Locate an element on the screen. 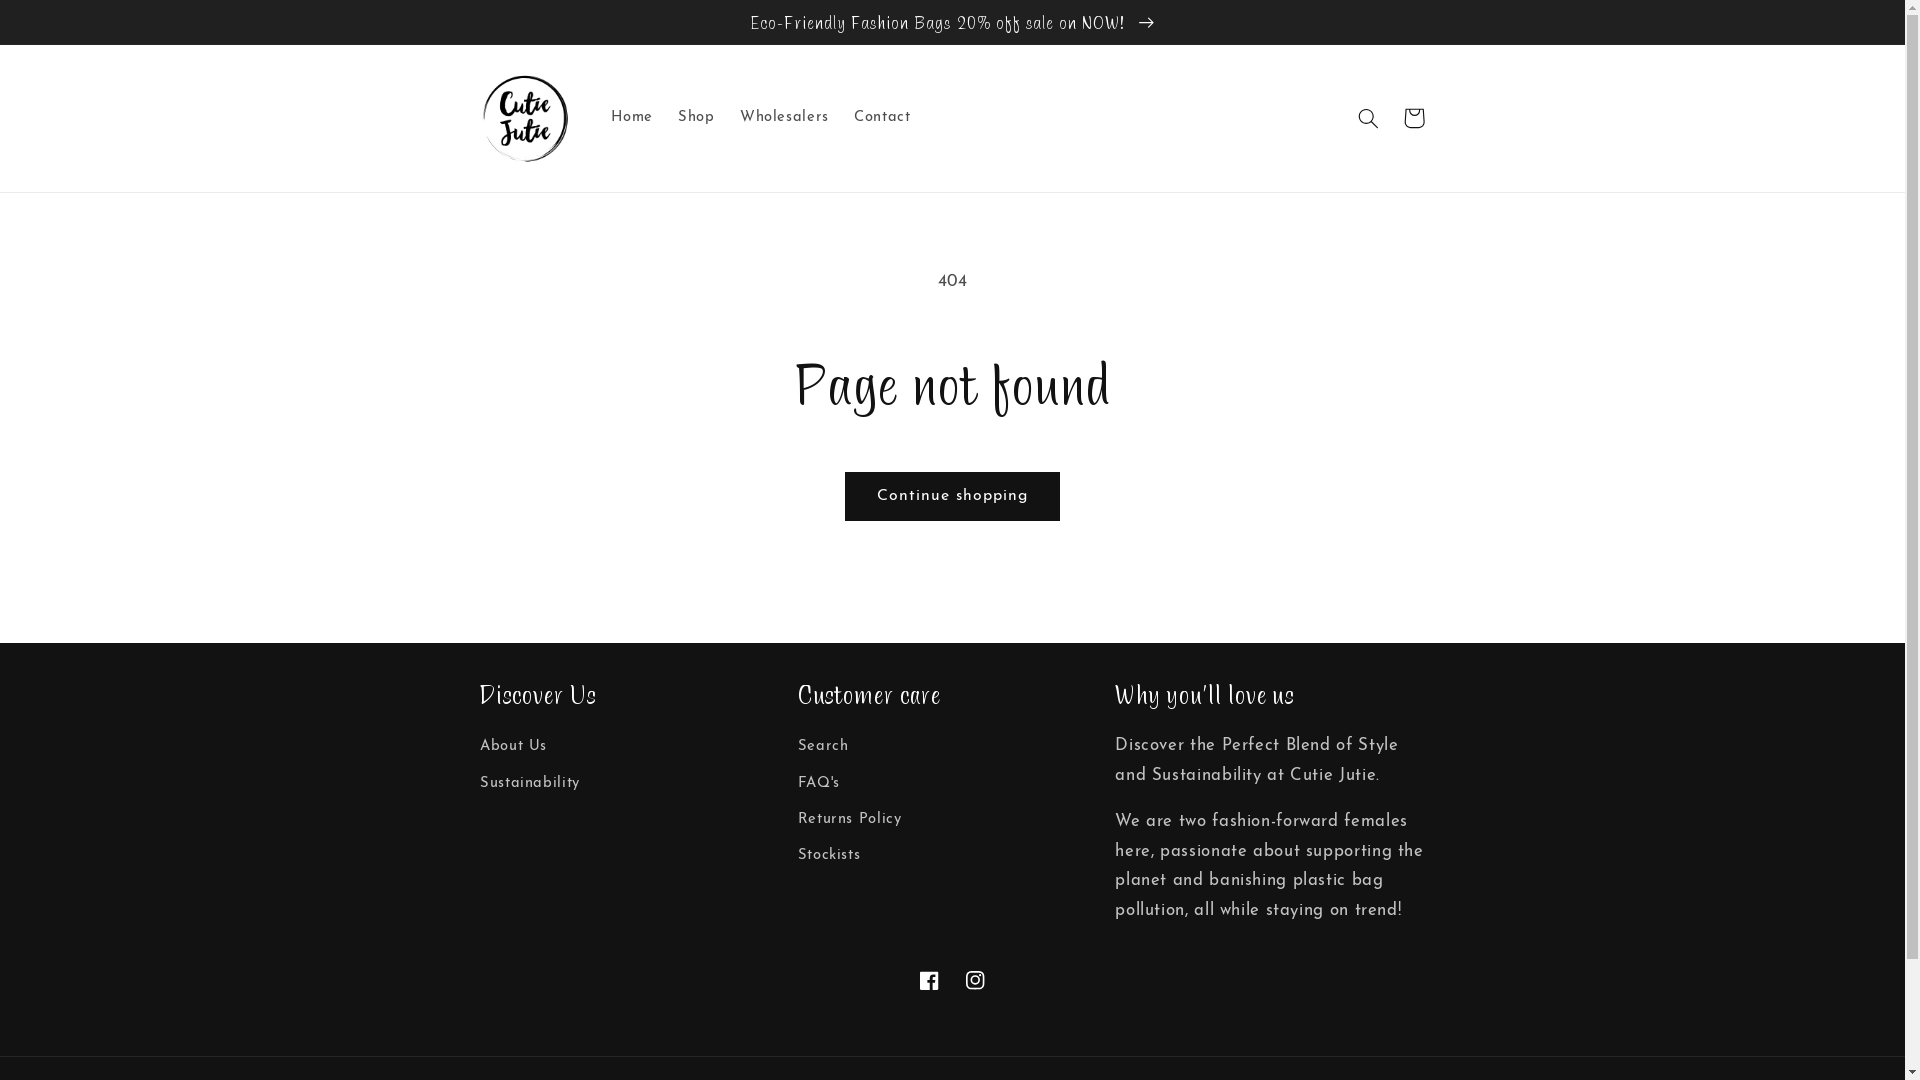  'Contact' is located at coordinates (881, 118).